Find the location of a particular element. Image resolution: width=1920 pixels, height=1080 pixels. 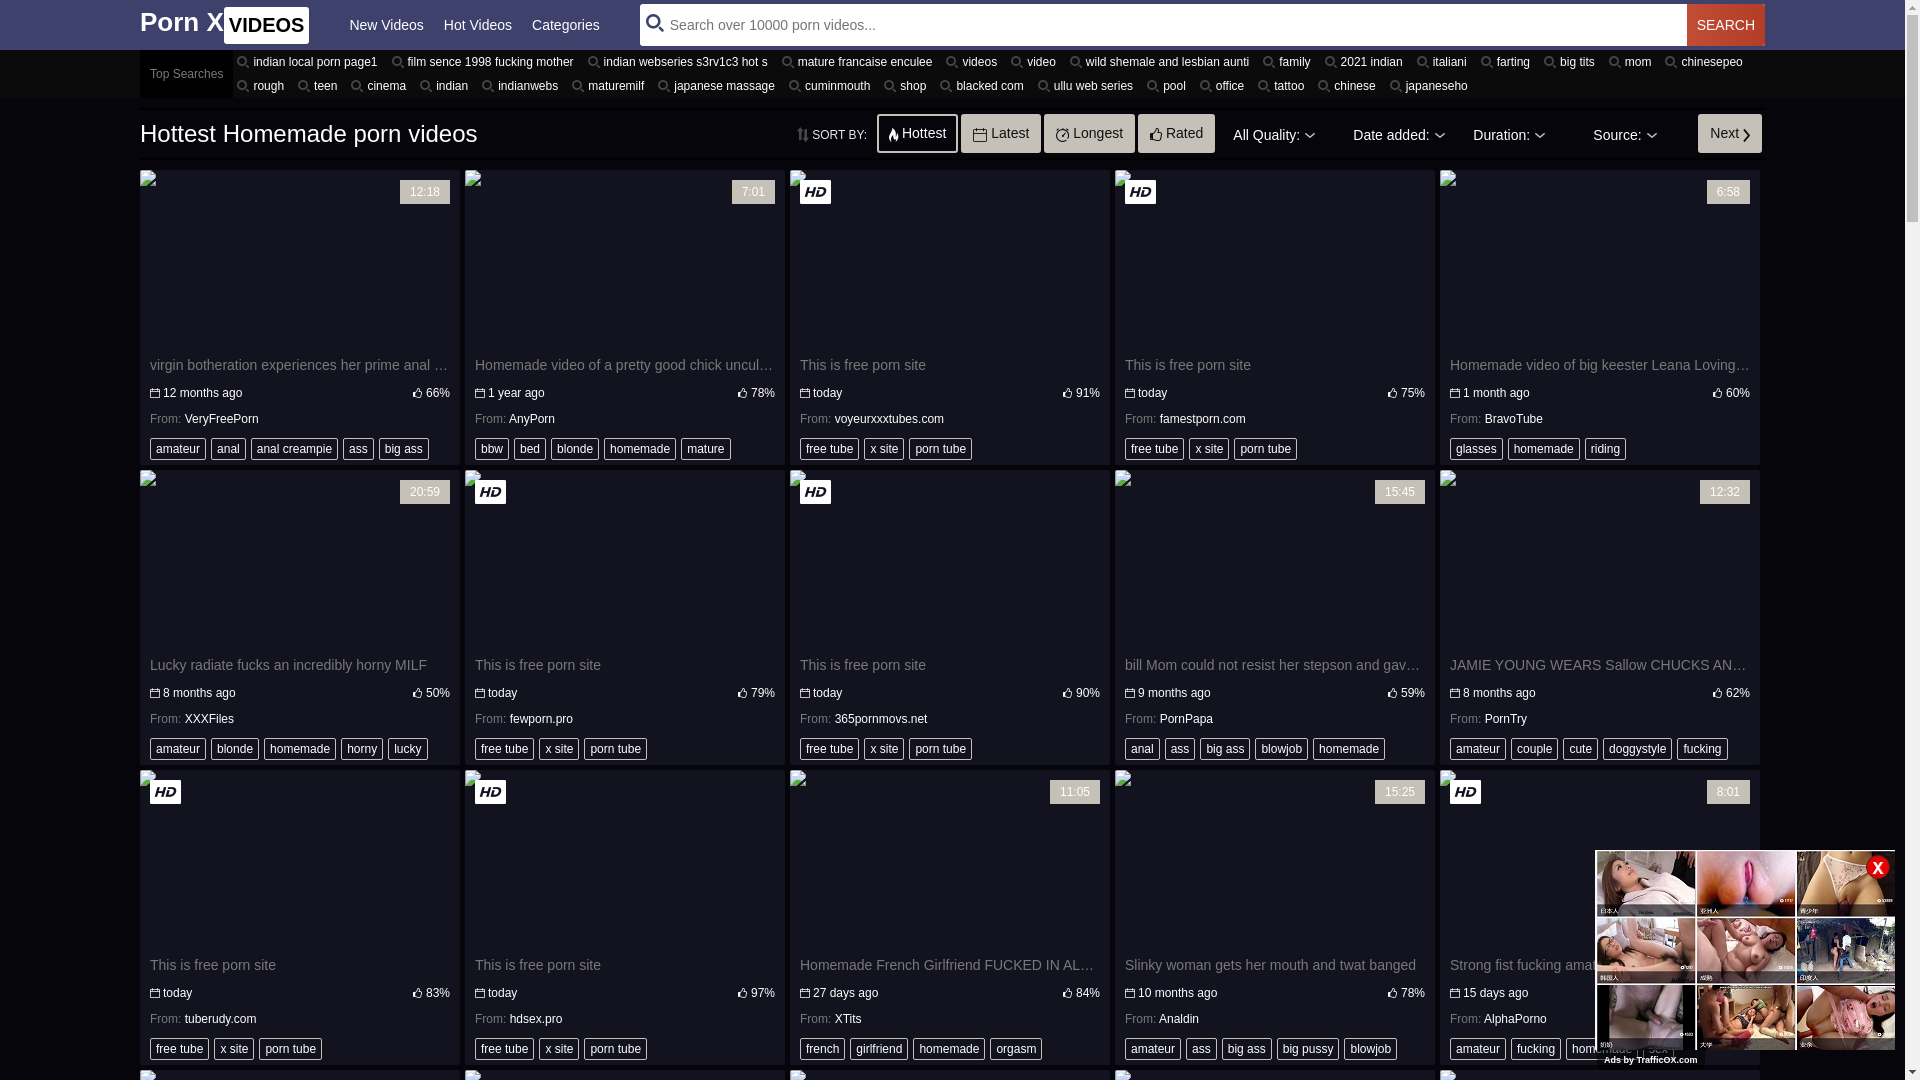

'homemade' is located at coordinates (603, 447).